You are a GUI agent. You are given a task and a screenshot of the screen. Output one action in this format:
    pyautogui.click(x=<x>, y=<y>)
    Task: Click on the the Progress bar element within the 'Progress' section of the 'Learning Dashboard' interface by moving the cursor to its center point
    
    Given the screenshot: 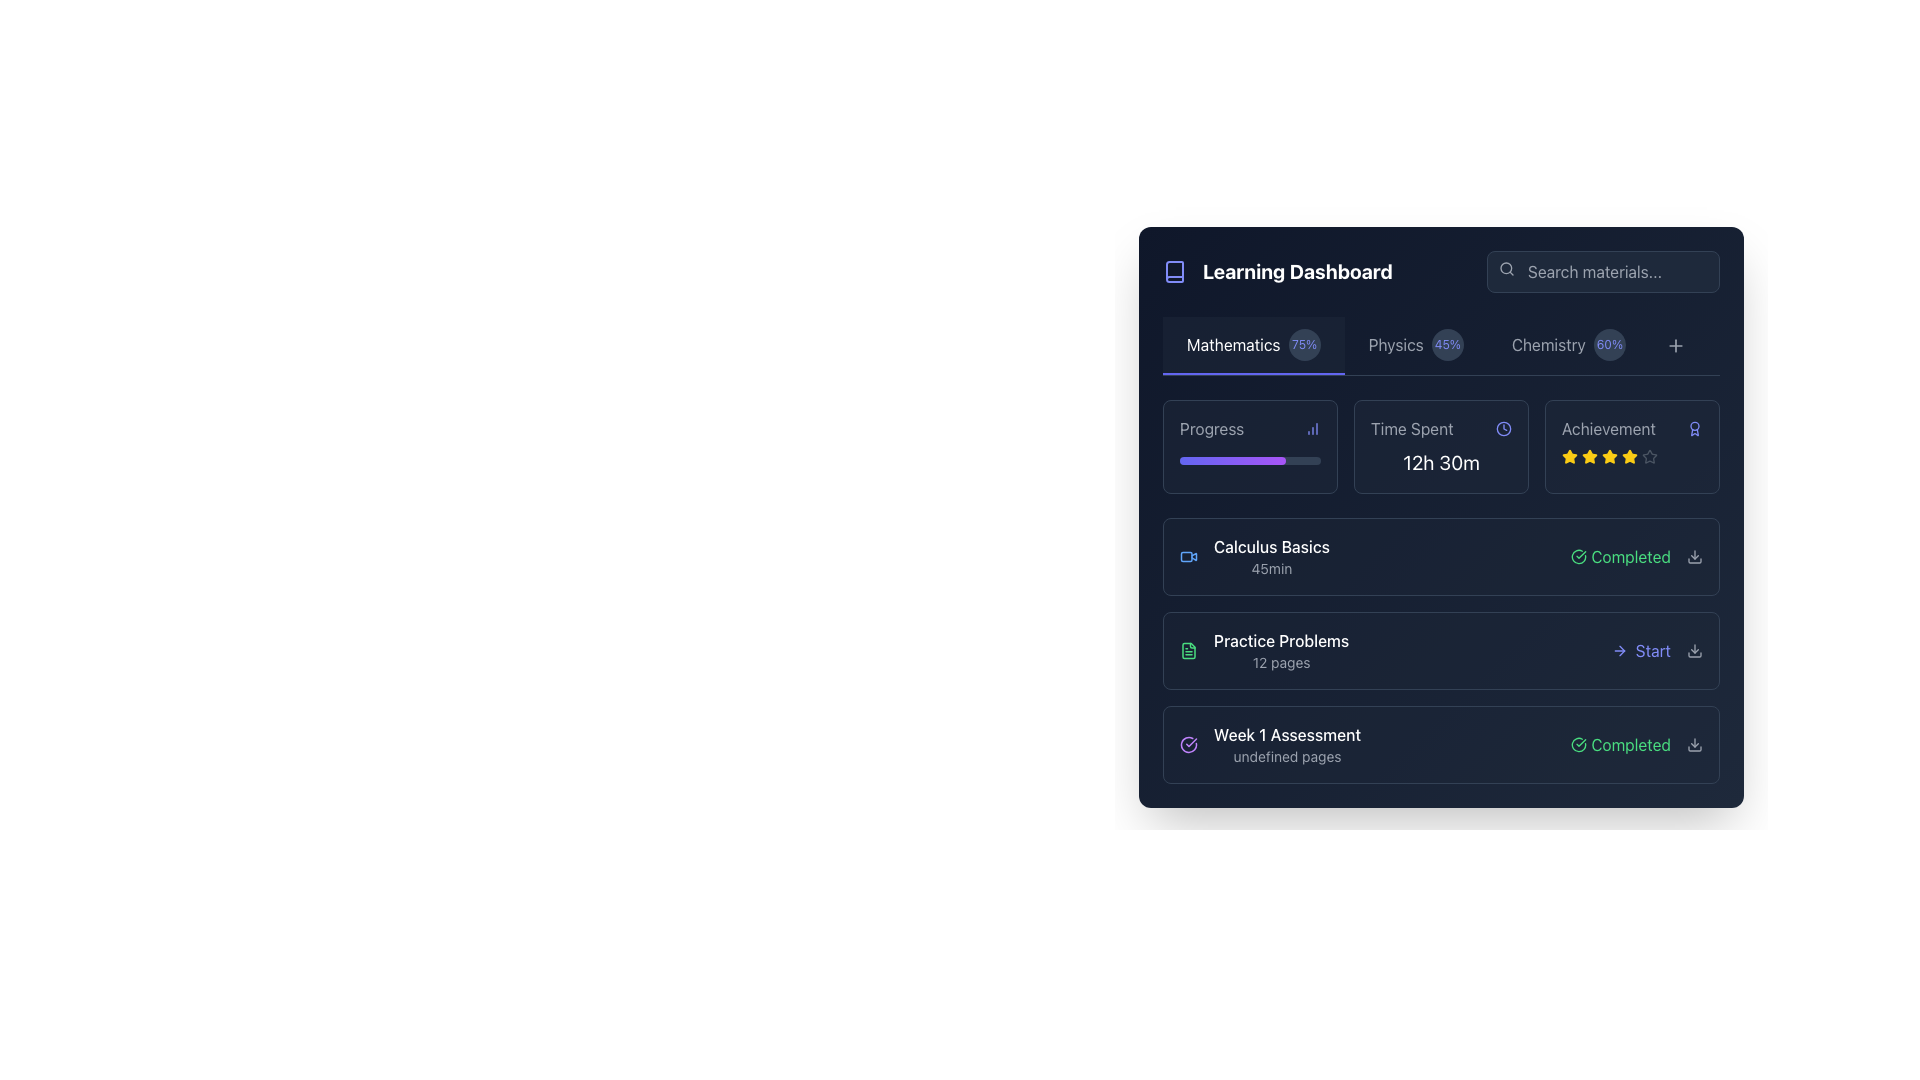 What is the action you would take?
    pyautogui.click(x=1231, y=461)
    